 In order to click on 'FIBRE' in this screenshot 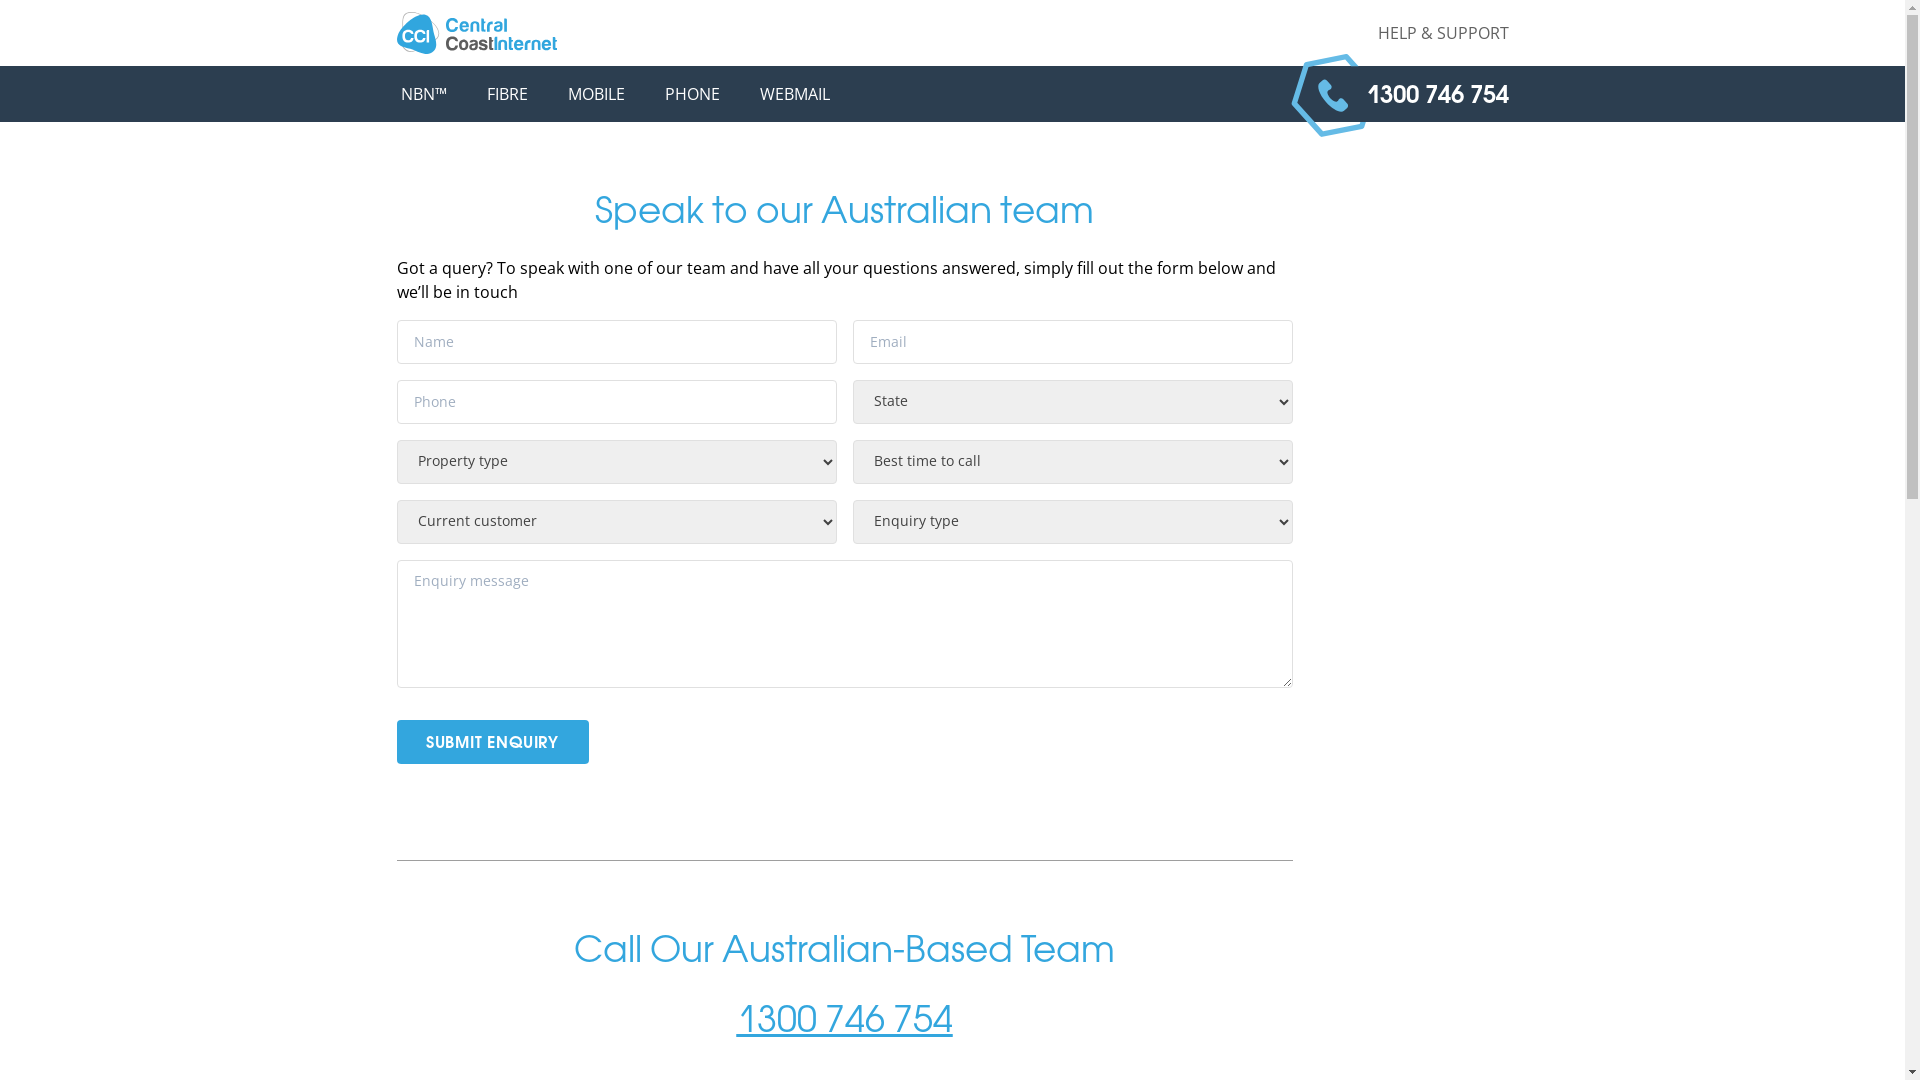, I will do `click(506, 93)`.